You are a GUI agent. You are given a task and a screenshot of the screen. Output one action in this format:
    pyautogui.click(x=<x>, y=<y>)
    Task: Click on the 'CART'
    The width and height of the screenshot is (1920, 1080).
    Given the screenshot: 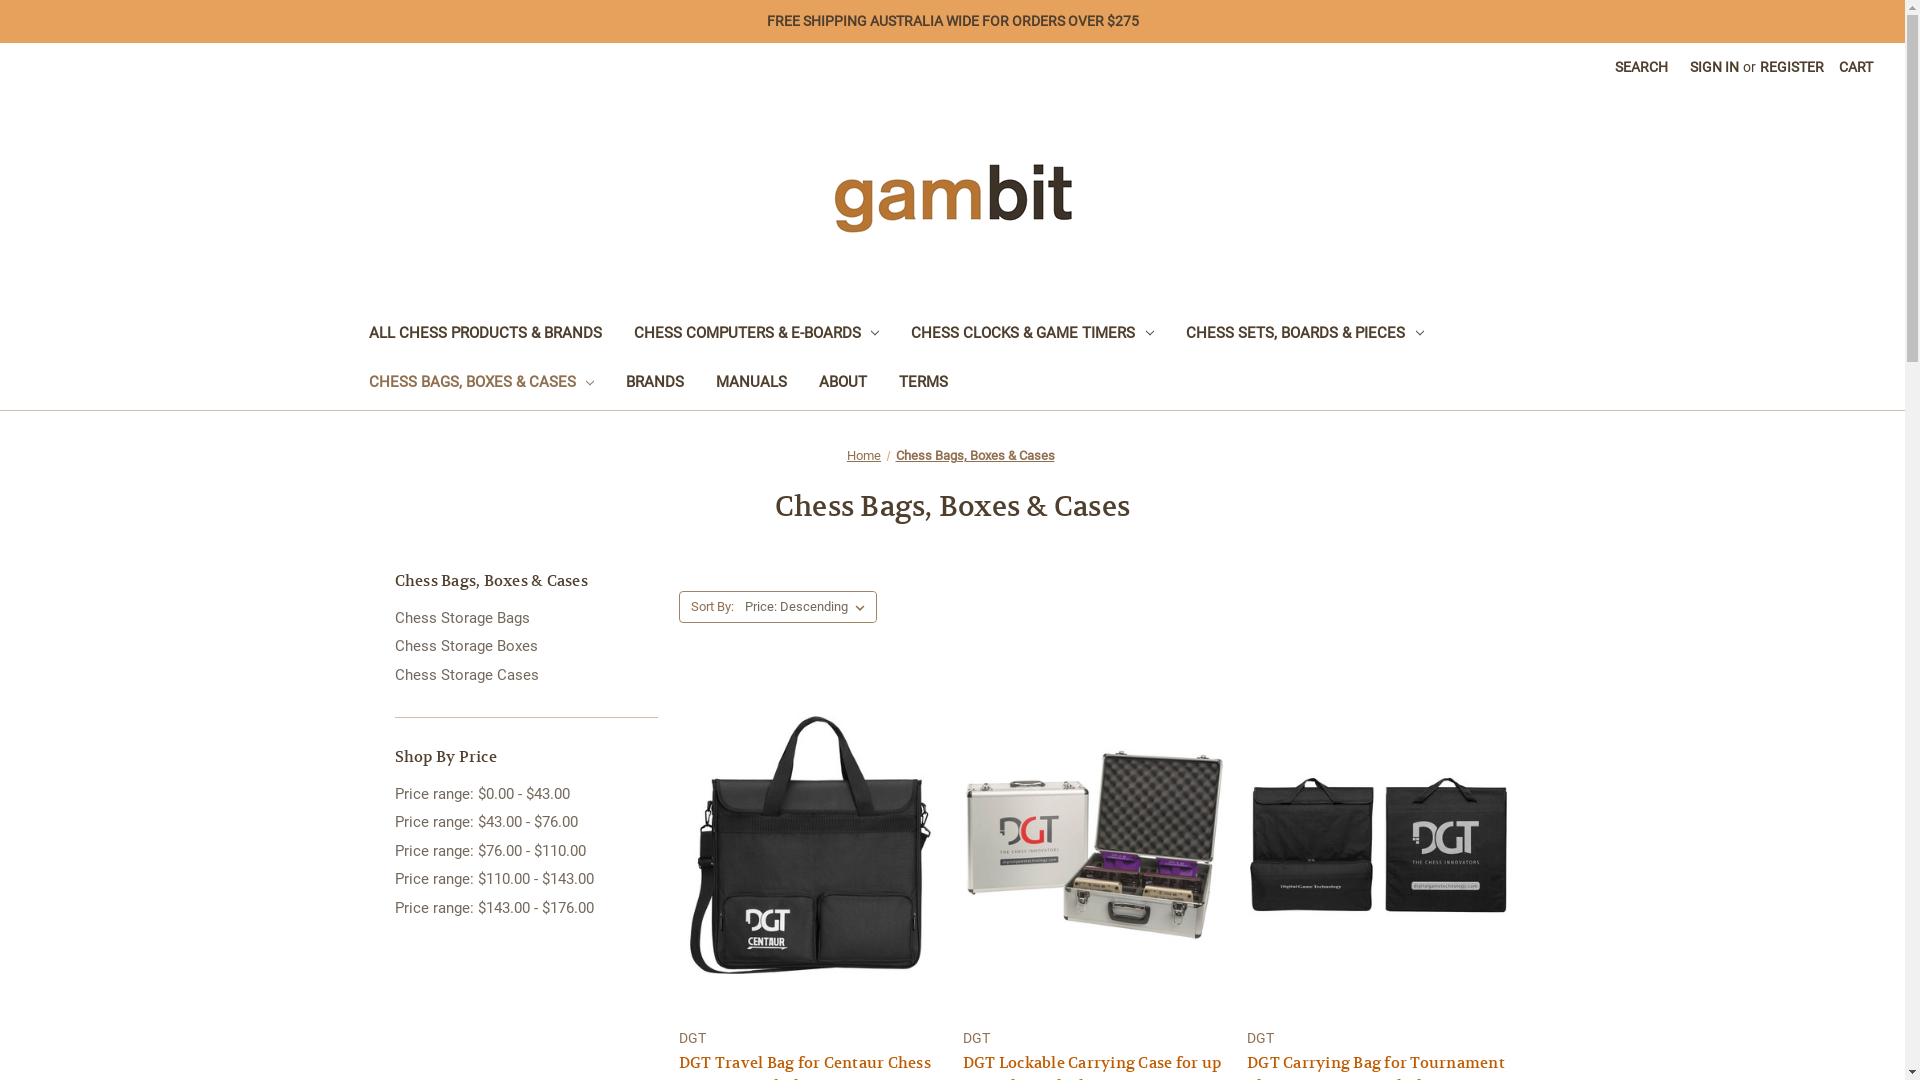 What is the action you would take?
    pyautogui.click(x=1855, y=66)
    